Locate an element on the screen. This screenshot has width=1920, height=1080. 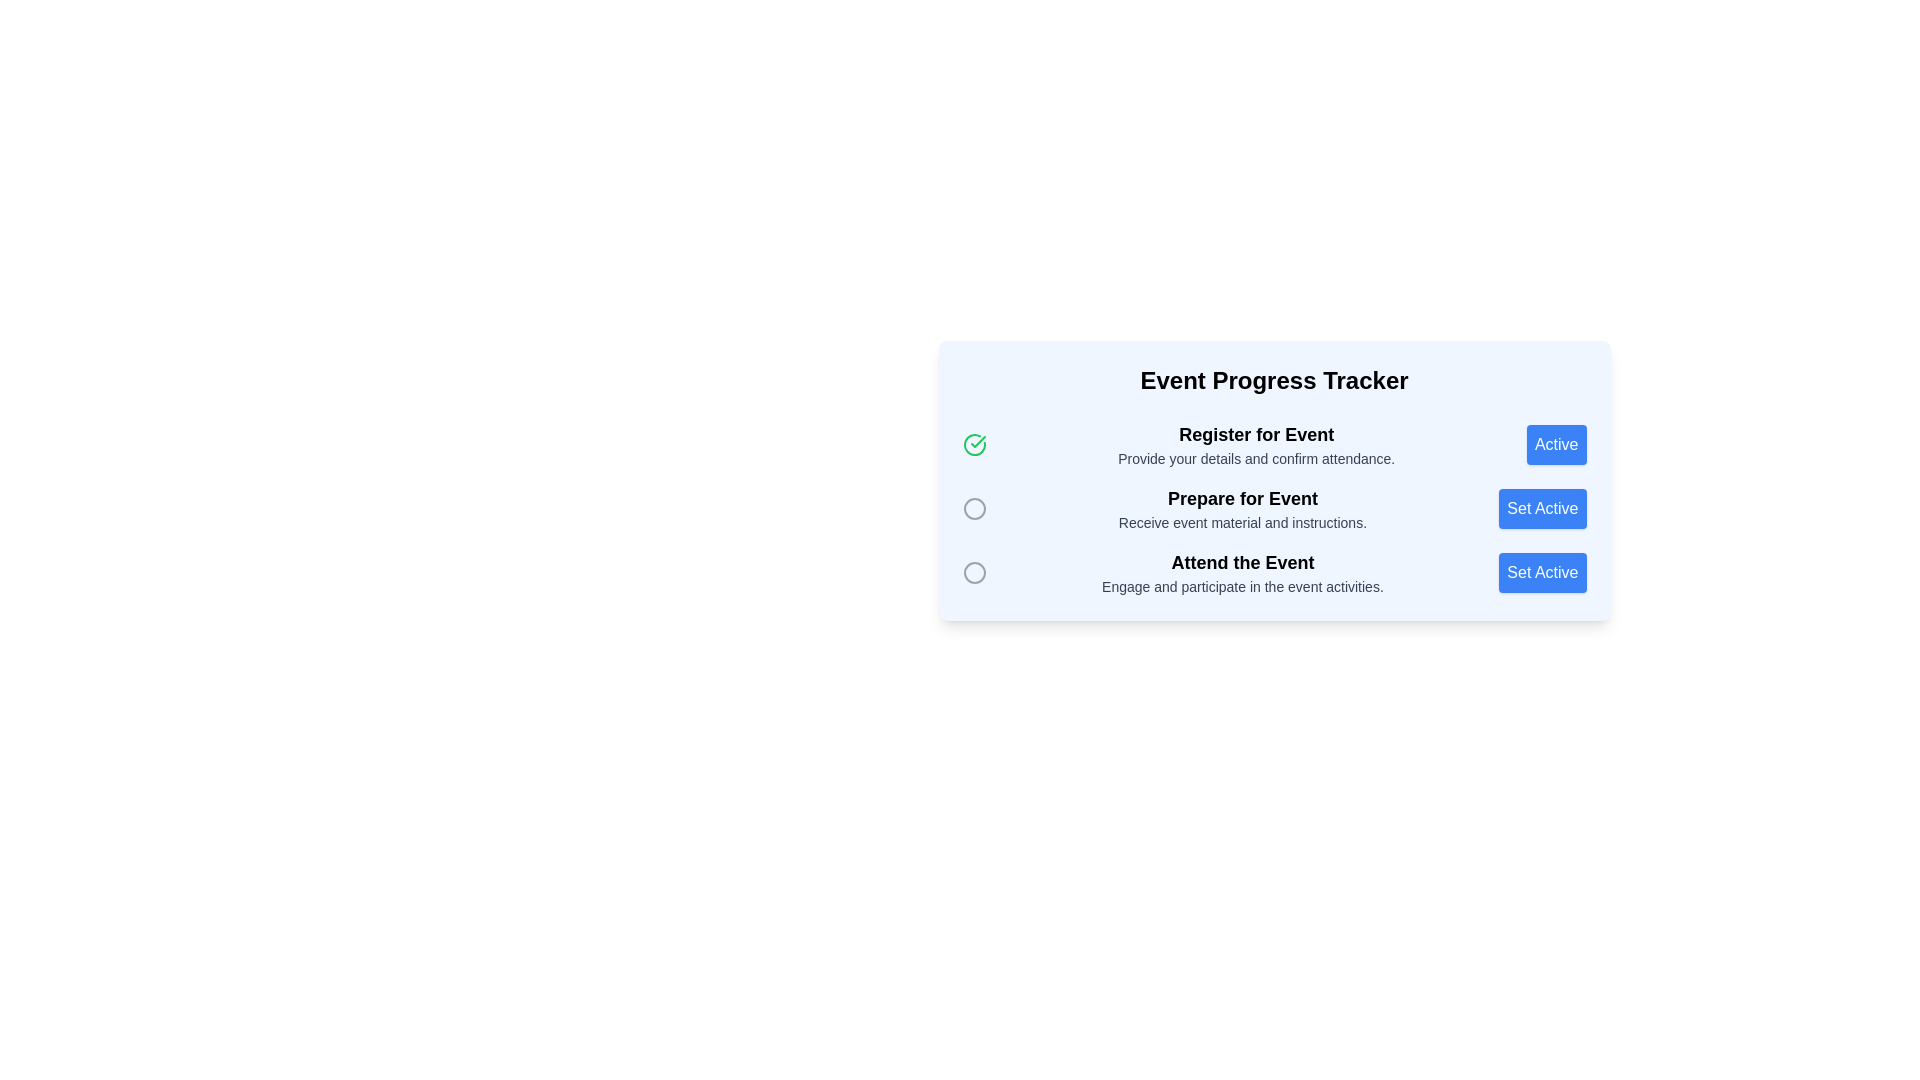
the last button on the right side of the 'Event Progress Tracker' UI component is located at coordinates (1541, 573).